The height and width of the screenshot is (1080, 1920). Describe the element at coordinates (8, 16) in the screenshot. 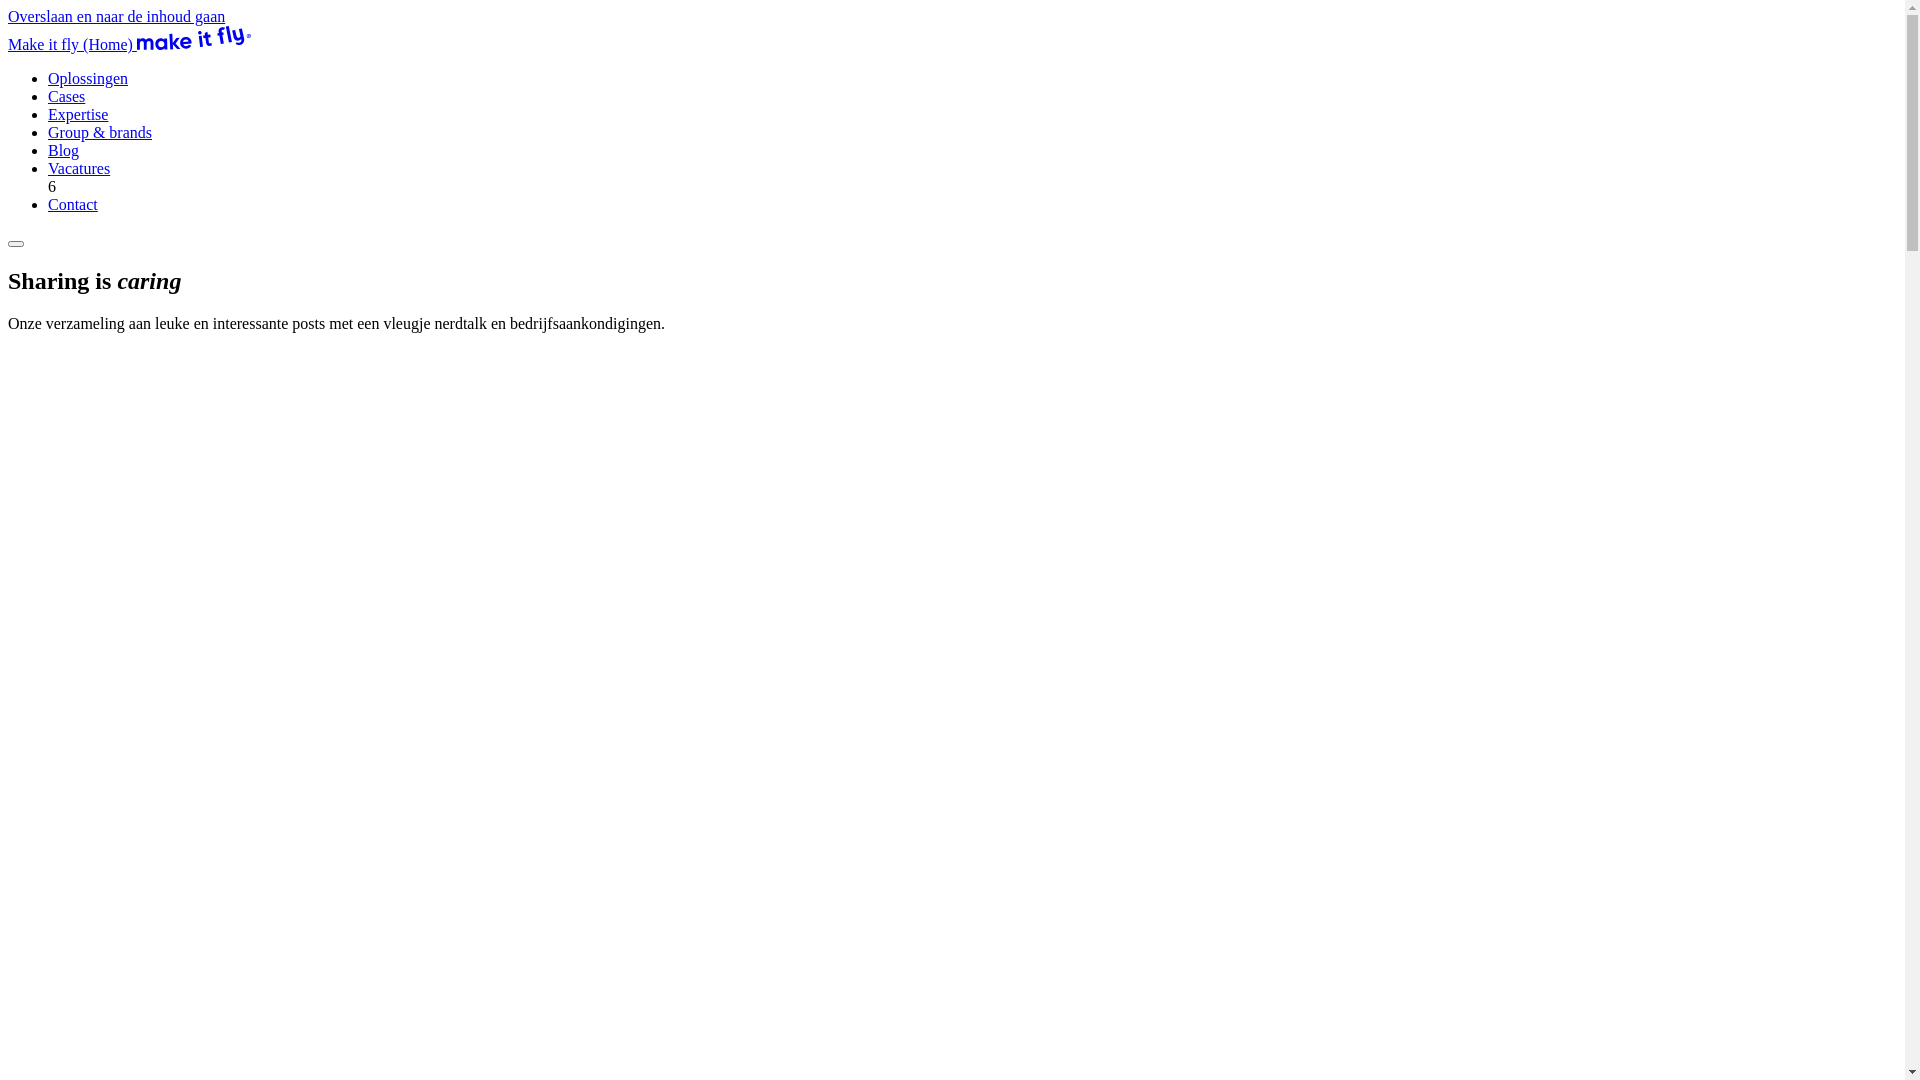

I see `'Overslaan en naar de inhoud gaan'` at that location.